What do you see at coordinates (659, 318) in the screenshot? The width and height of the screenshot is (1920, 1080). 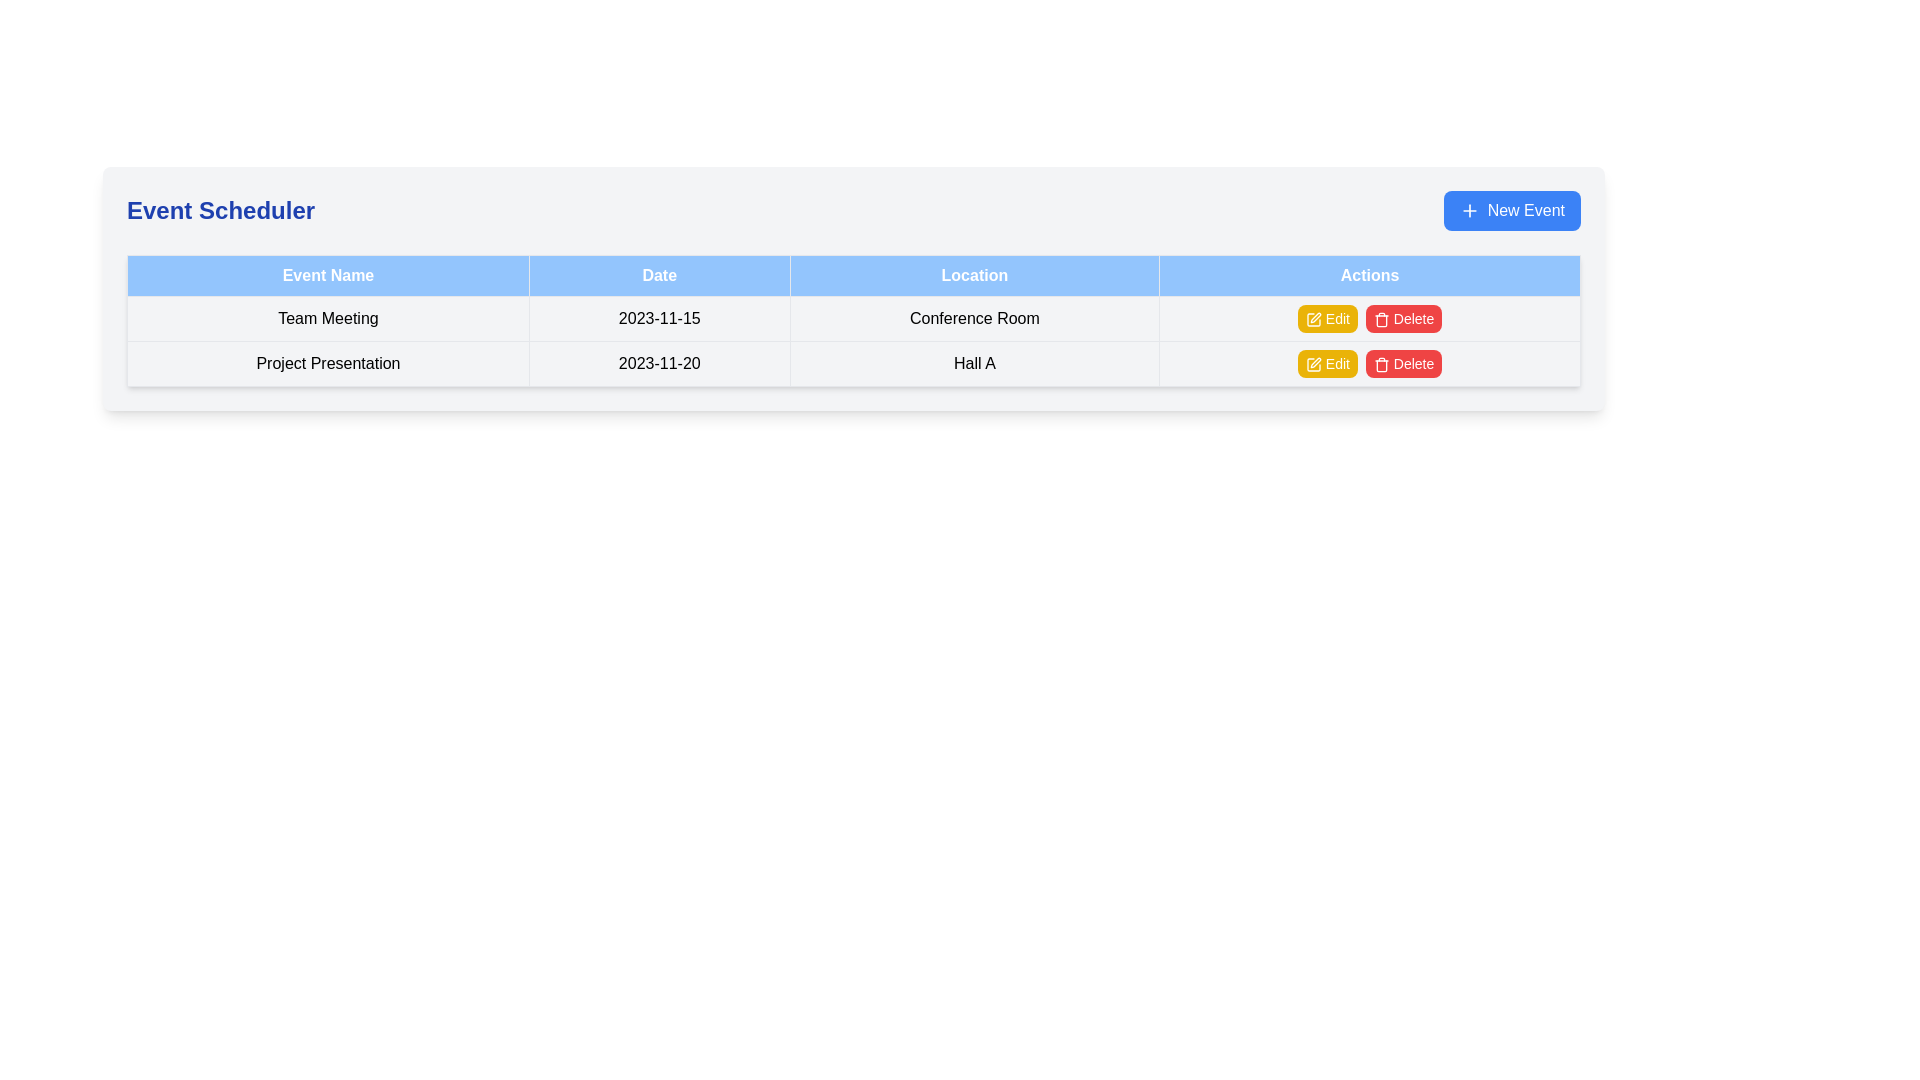 I see `the text '2023-11-15' located in the second column of the first row under the 'Date' header in the table` at bounding box center [659, 318].